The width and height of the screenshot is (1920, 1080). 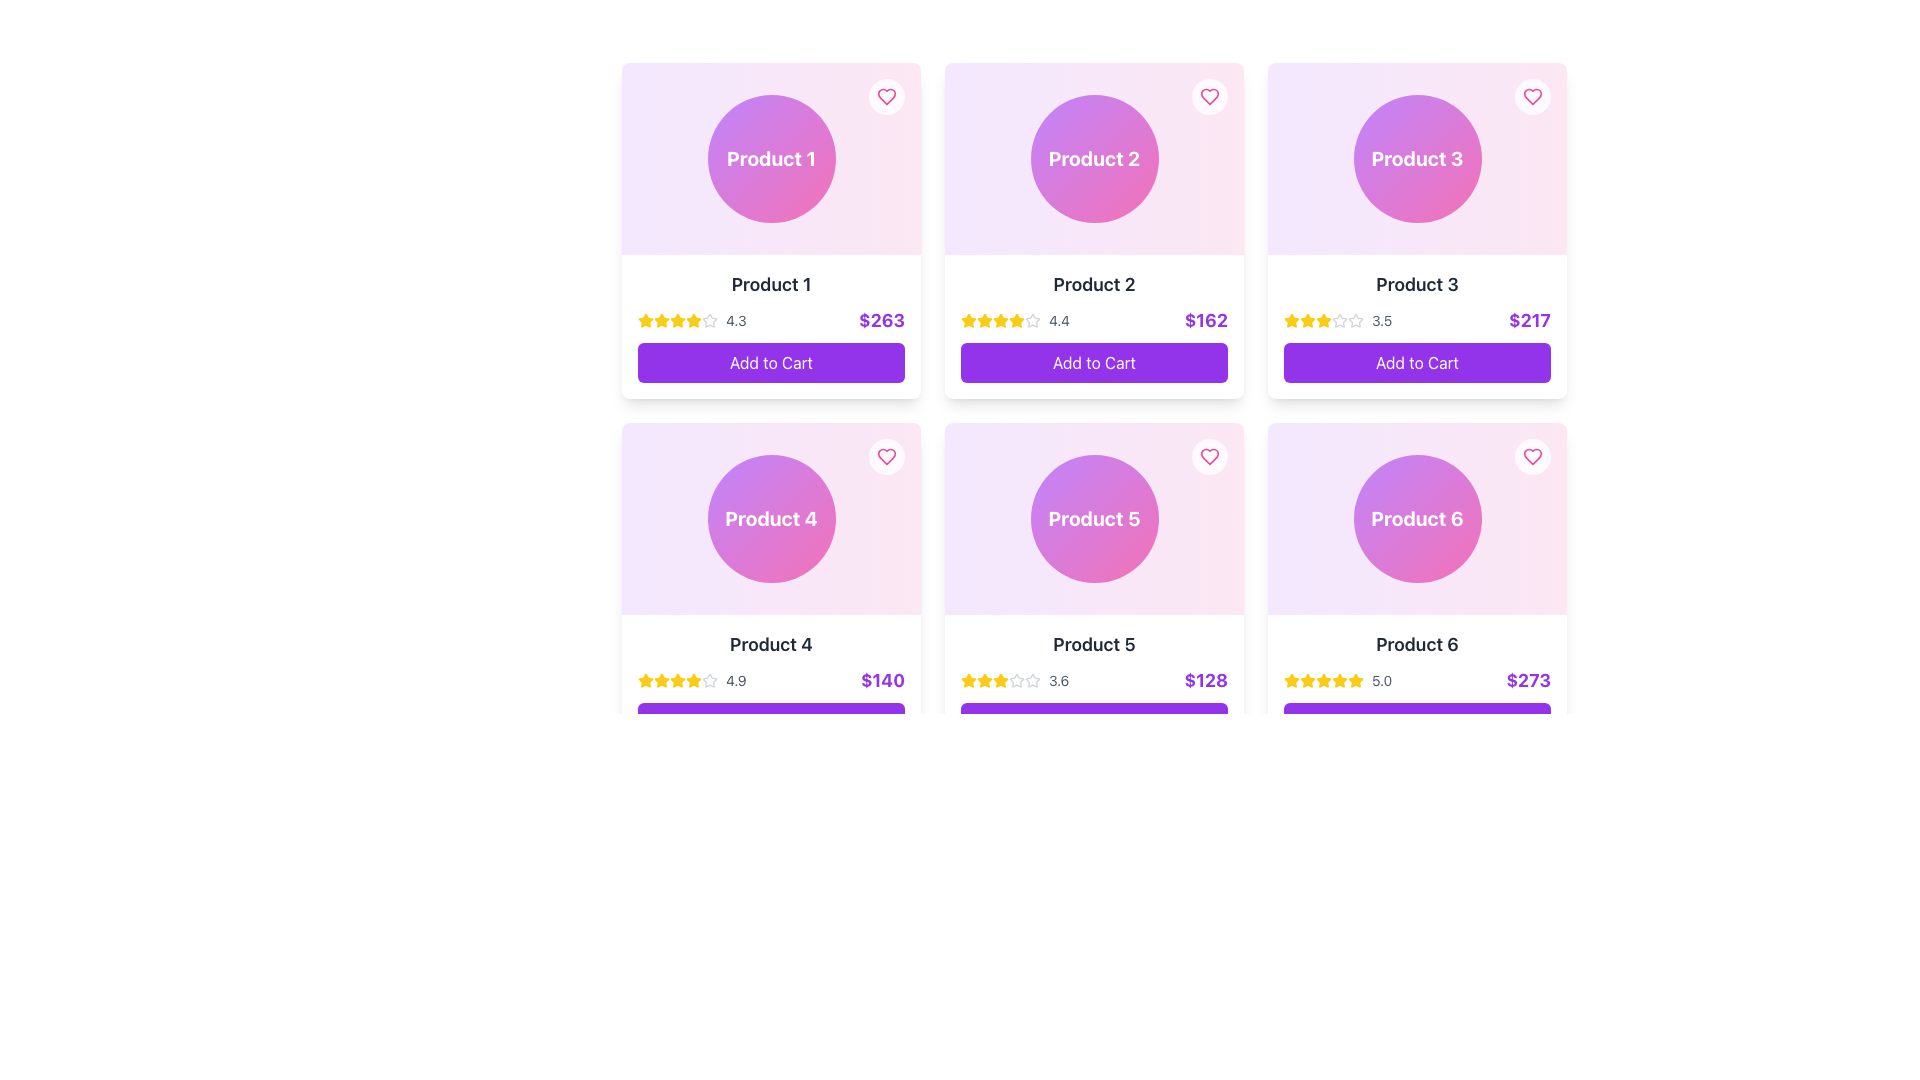 What do you see at coordinates (1205, 319) in the screenshot?
I see `the text label displaying the price '$162' in a bold, large purple font, located at the bottom-right of the 'Product 2' card in the grid` at bounding box center [1205, 319].